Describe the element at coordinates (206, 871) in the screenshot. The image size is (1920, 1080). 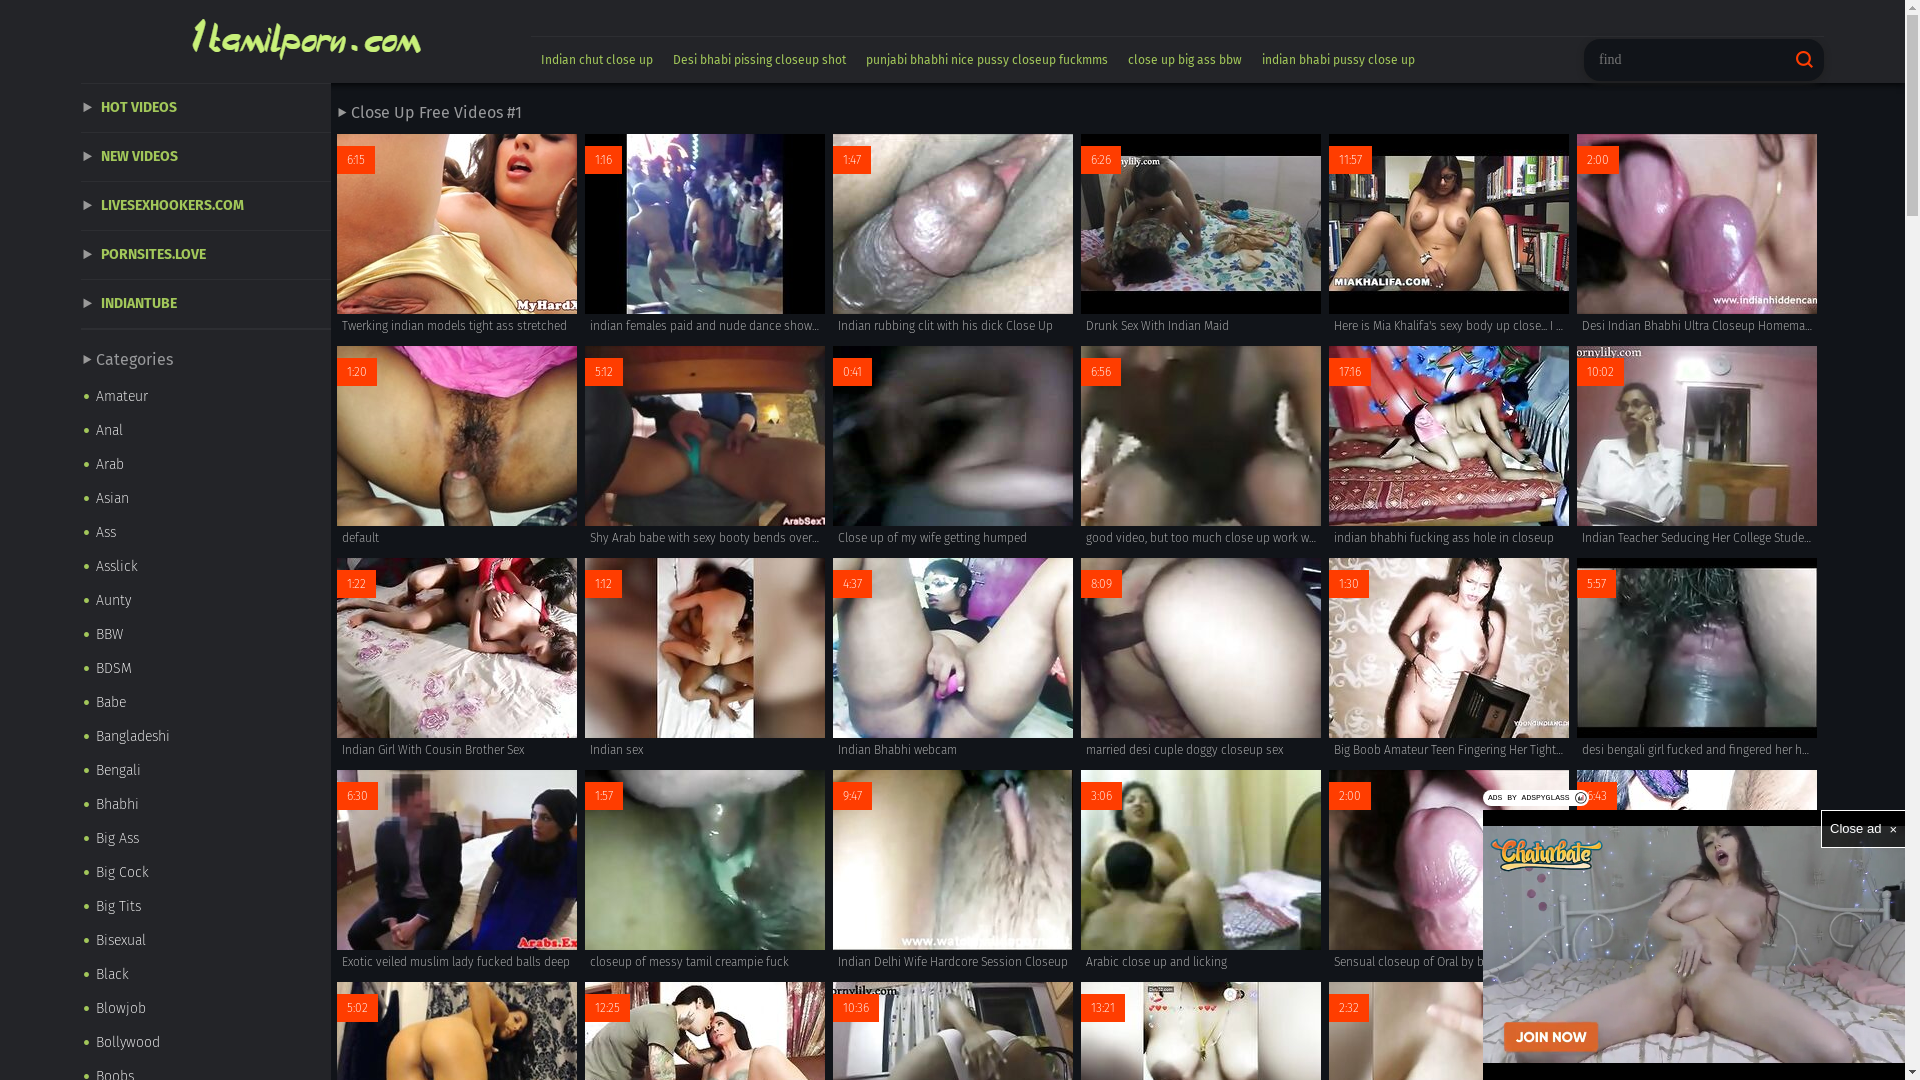
I see `'Big Cock'` at that location.